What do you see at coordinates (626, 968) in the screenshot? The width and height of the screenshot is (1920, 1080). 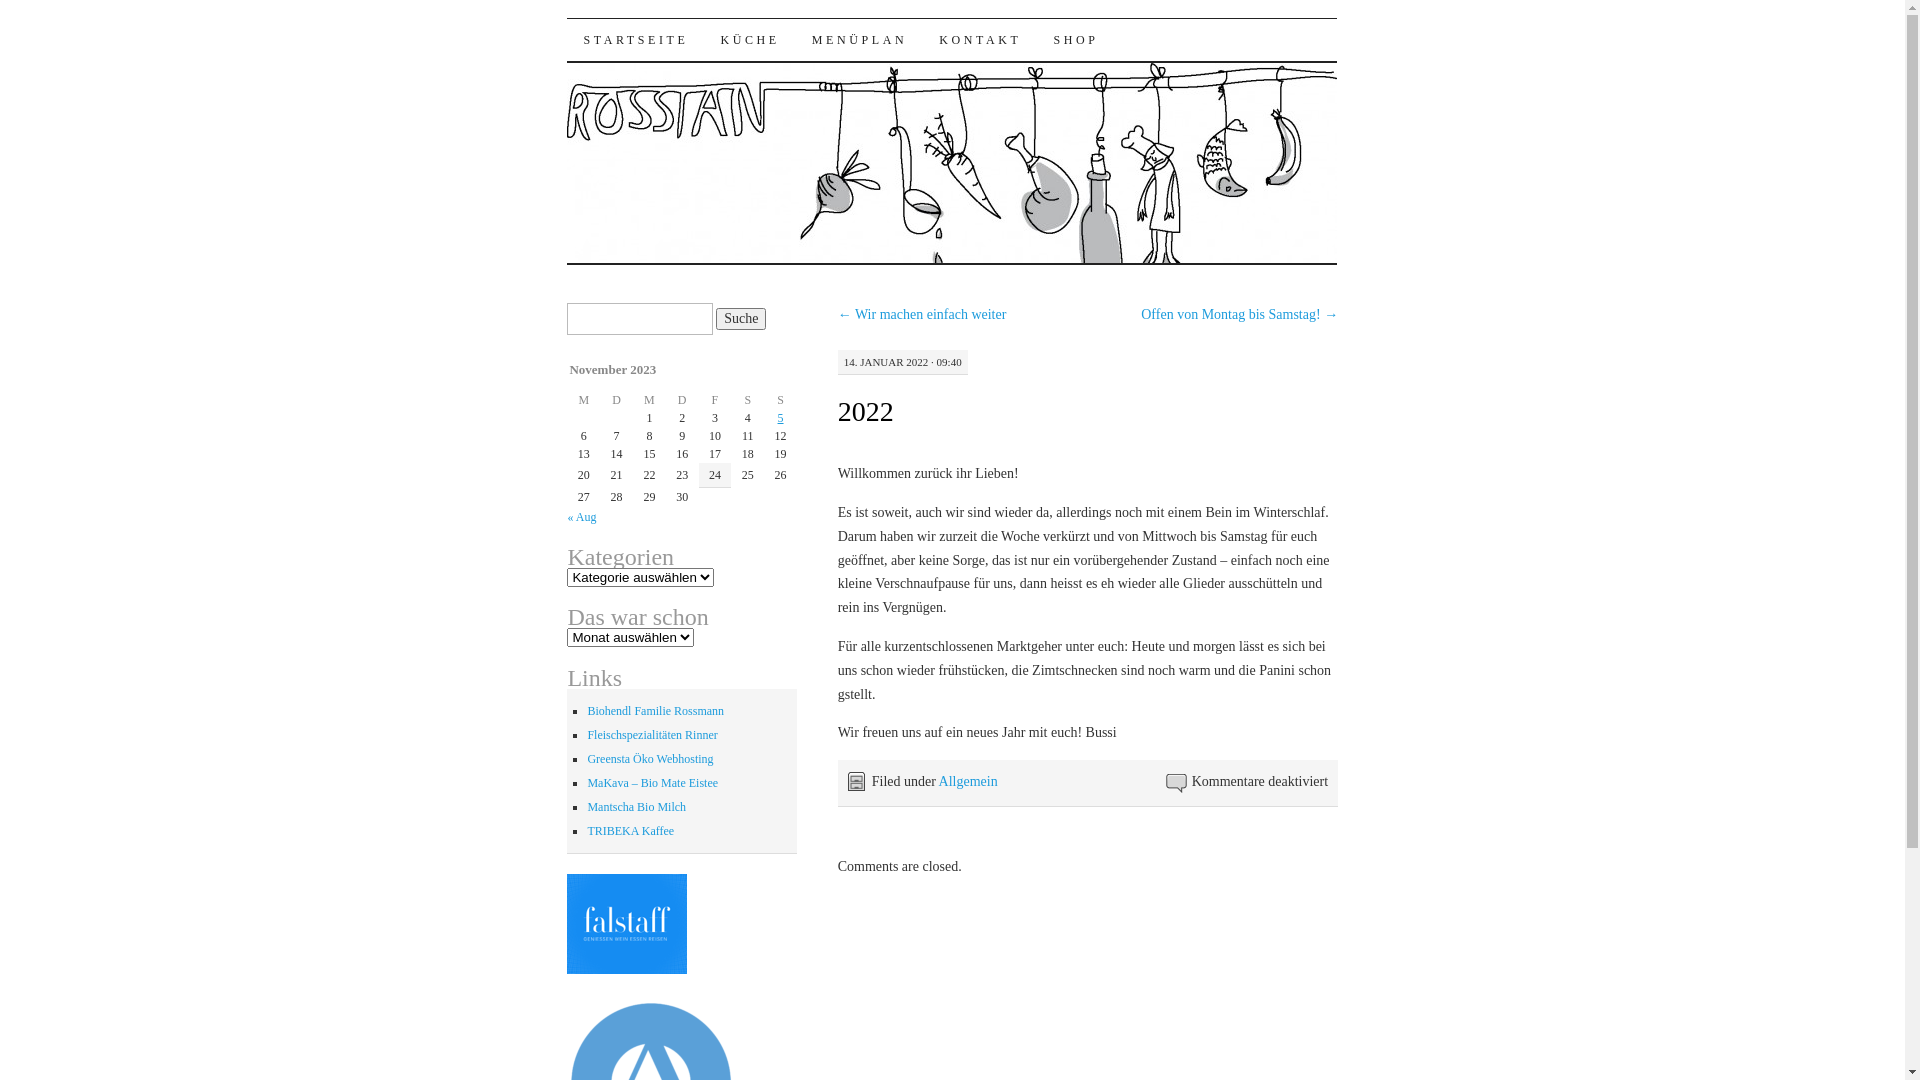 I see `'Rossian in '` at bounding box center [626, 968].